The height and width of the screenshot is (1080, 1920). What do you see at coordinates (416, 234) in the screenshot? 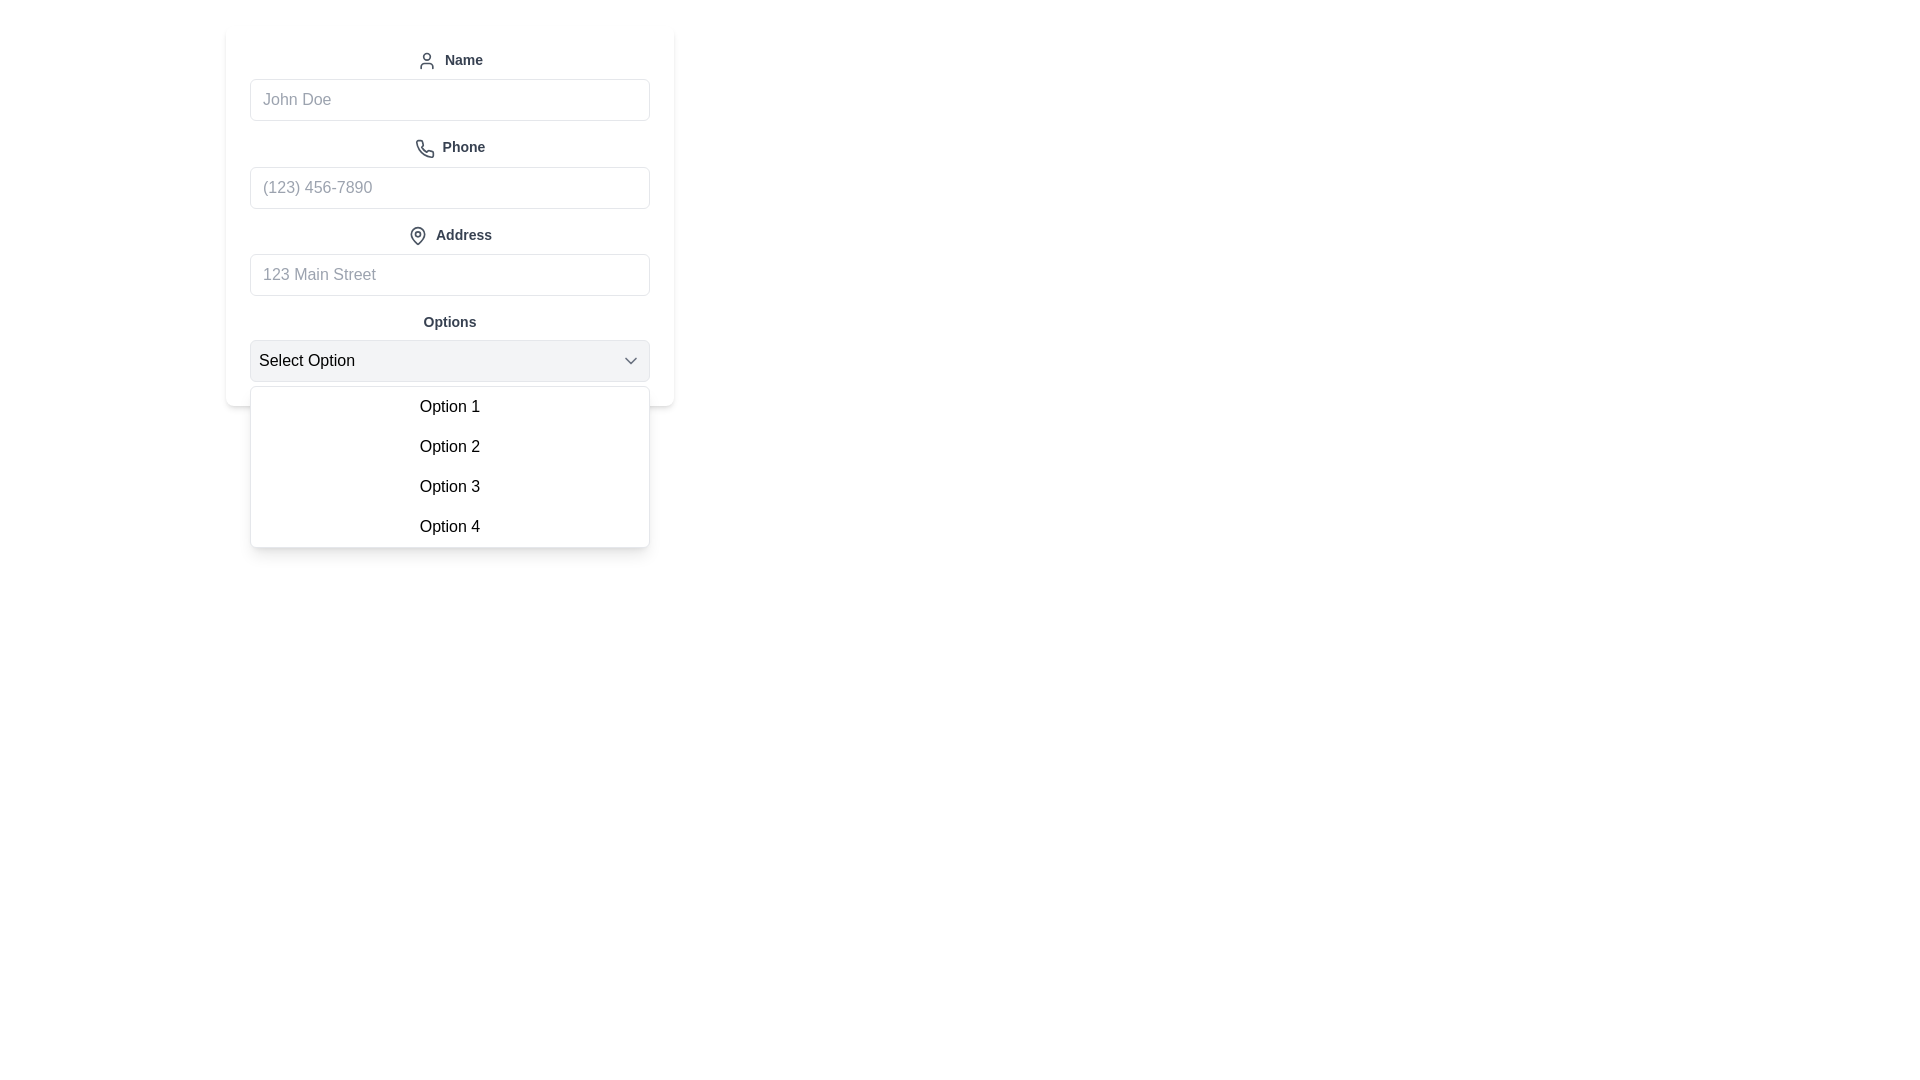
I see `the small dark gray map pin icon located to the immediate left of the 'Address' label in the form` at bounding box center [416, 234].